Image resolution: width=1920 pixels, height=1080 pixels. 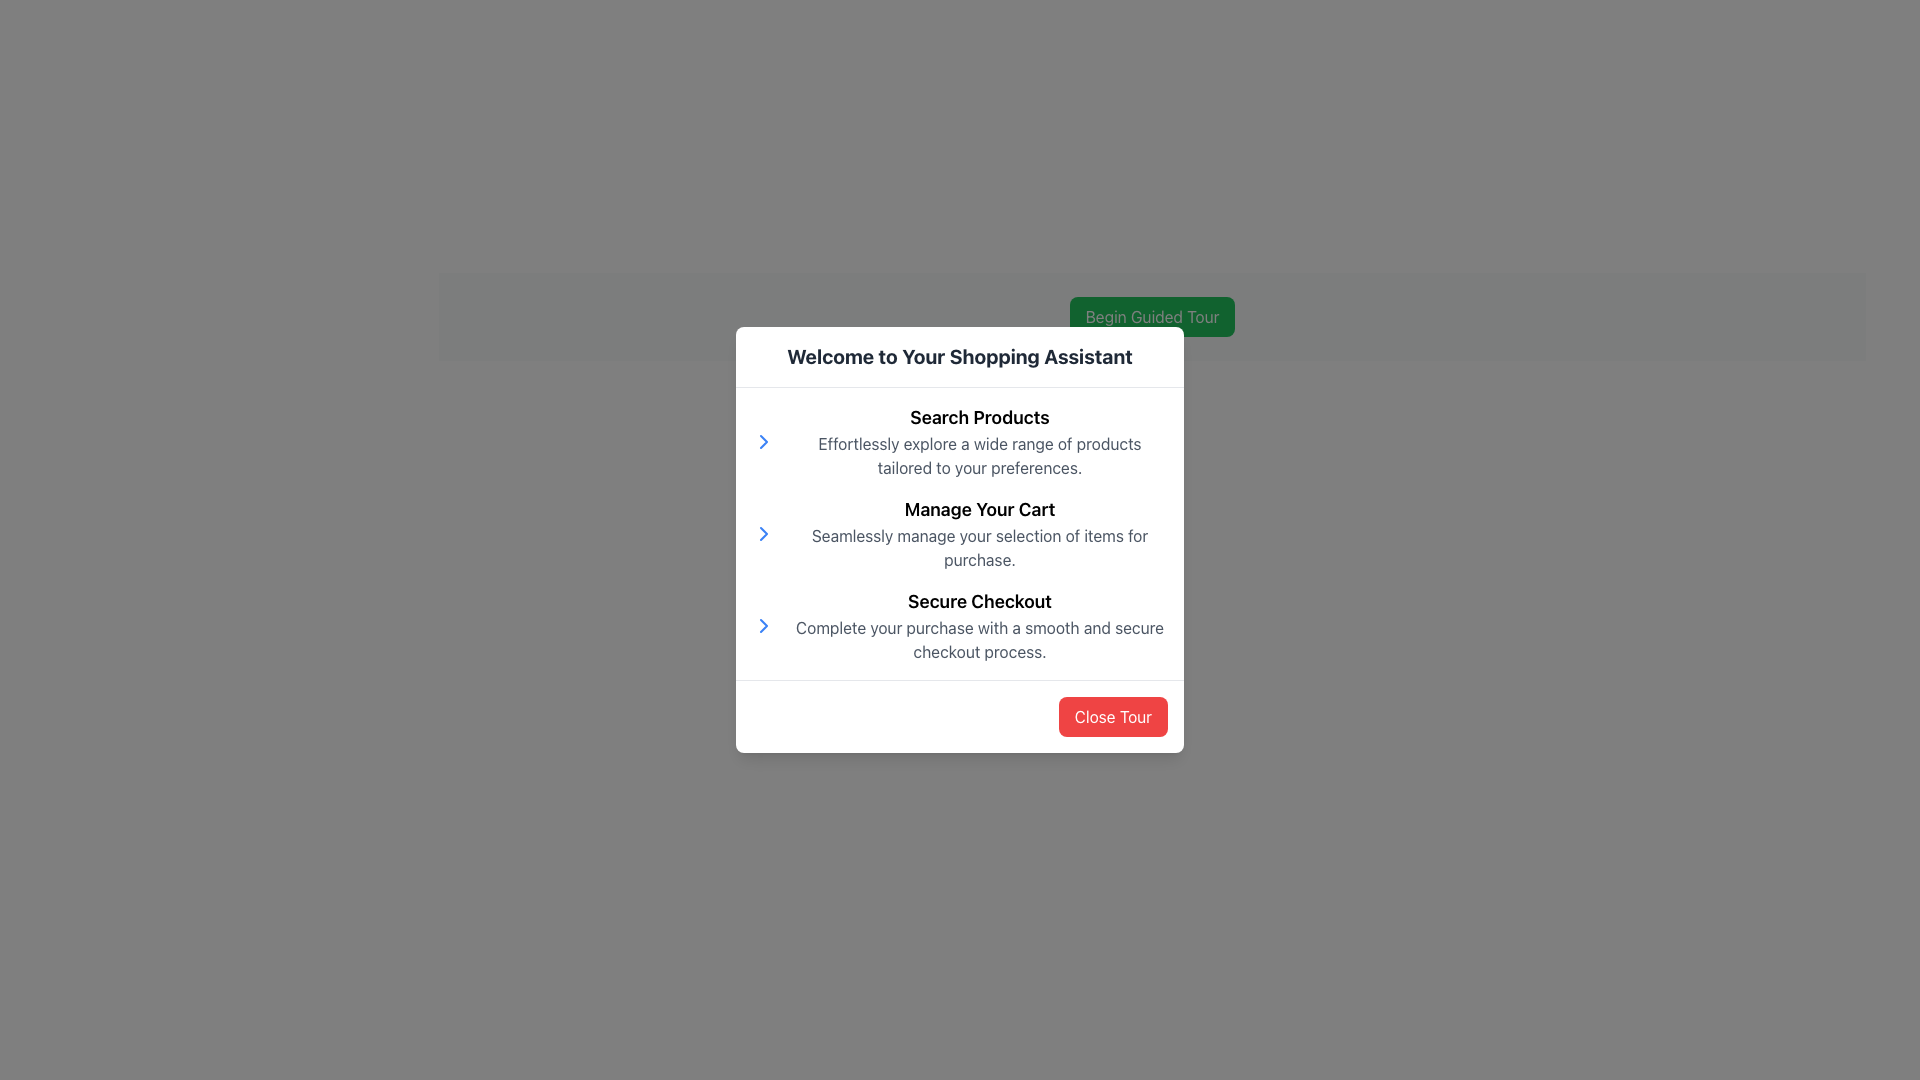 What do you see at coordinates (979, 532) in the screenshot?
I see `descriptive text in the second Text content block located in the centered dialog box, positioned below the 'Search Products' section and above the 'Secure Checkout' section` at bounding box center [979, 532].